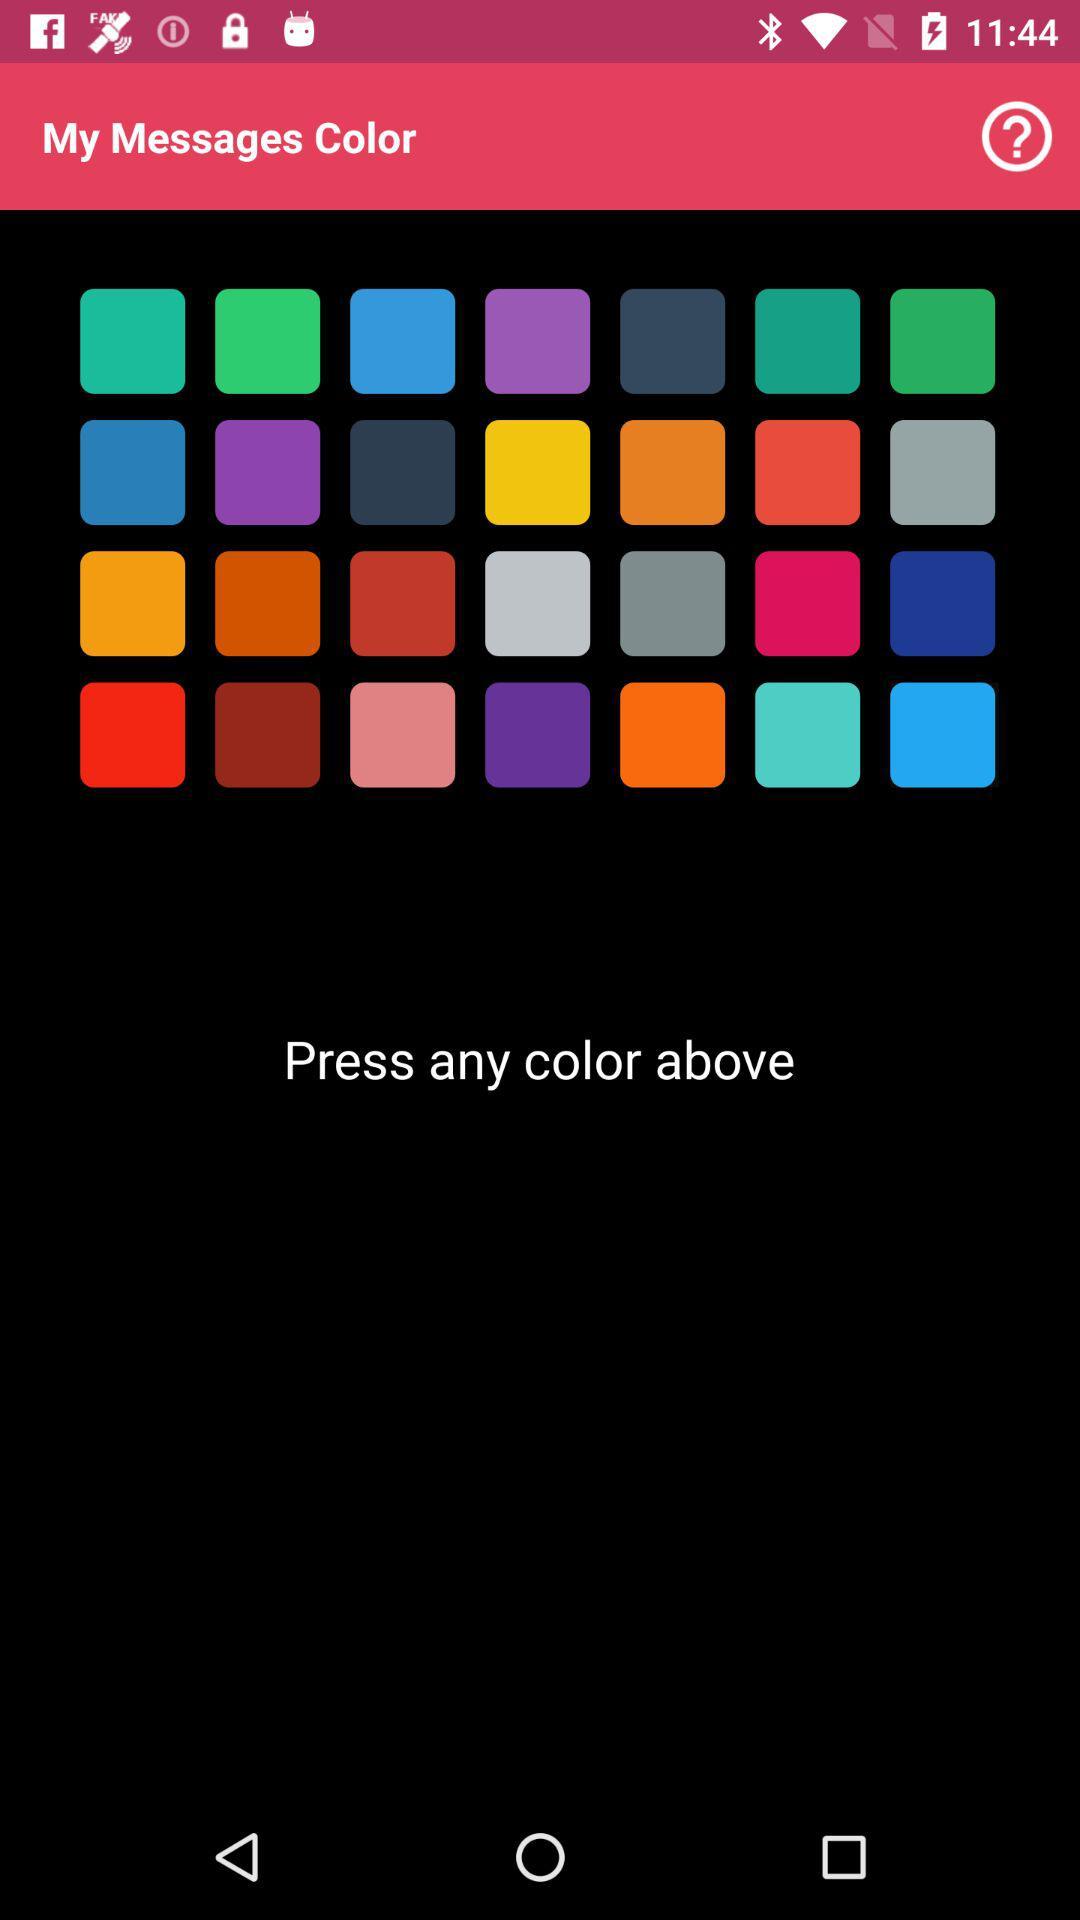  Describe the element at coordinates (402, 471) in the screenshot. I see `the third square box in second row` at that location.